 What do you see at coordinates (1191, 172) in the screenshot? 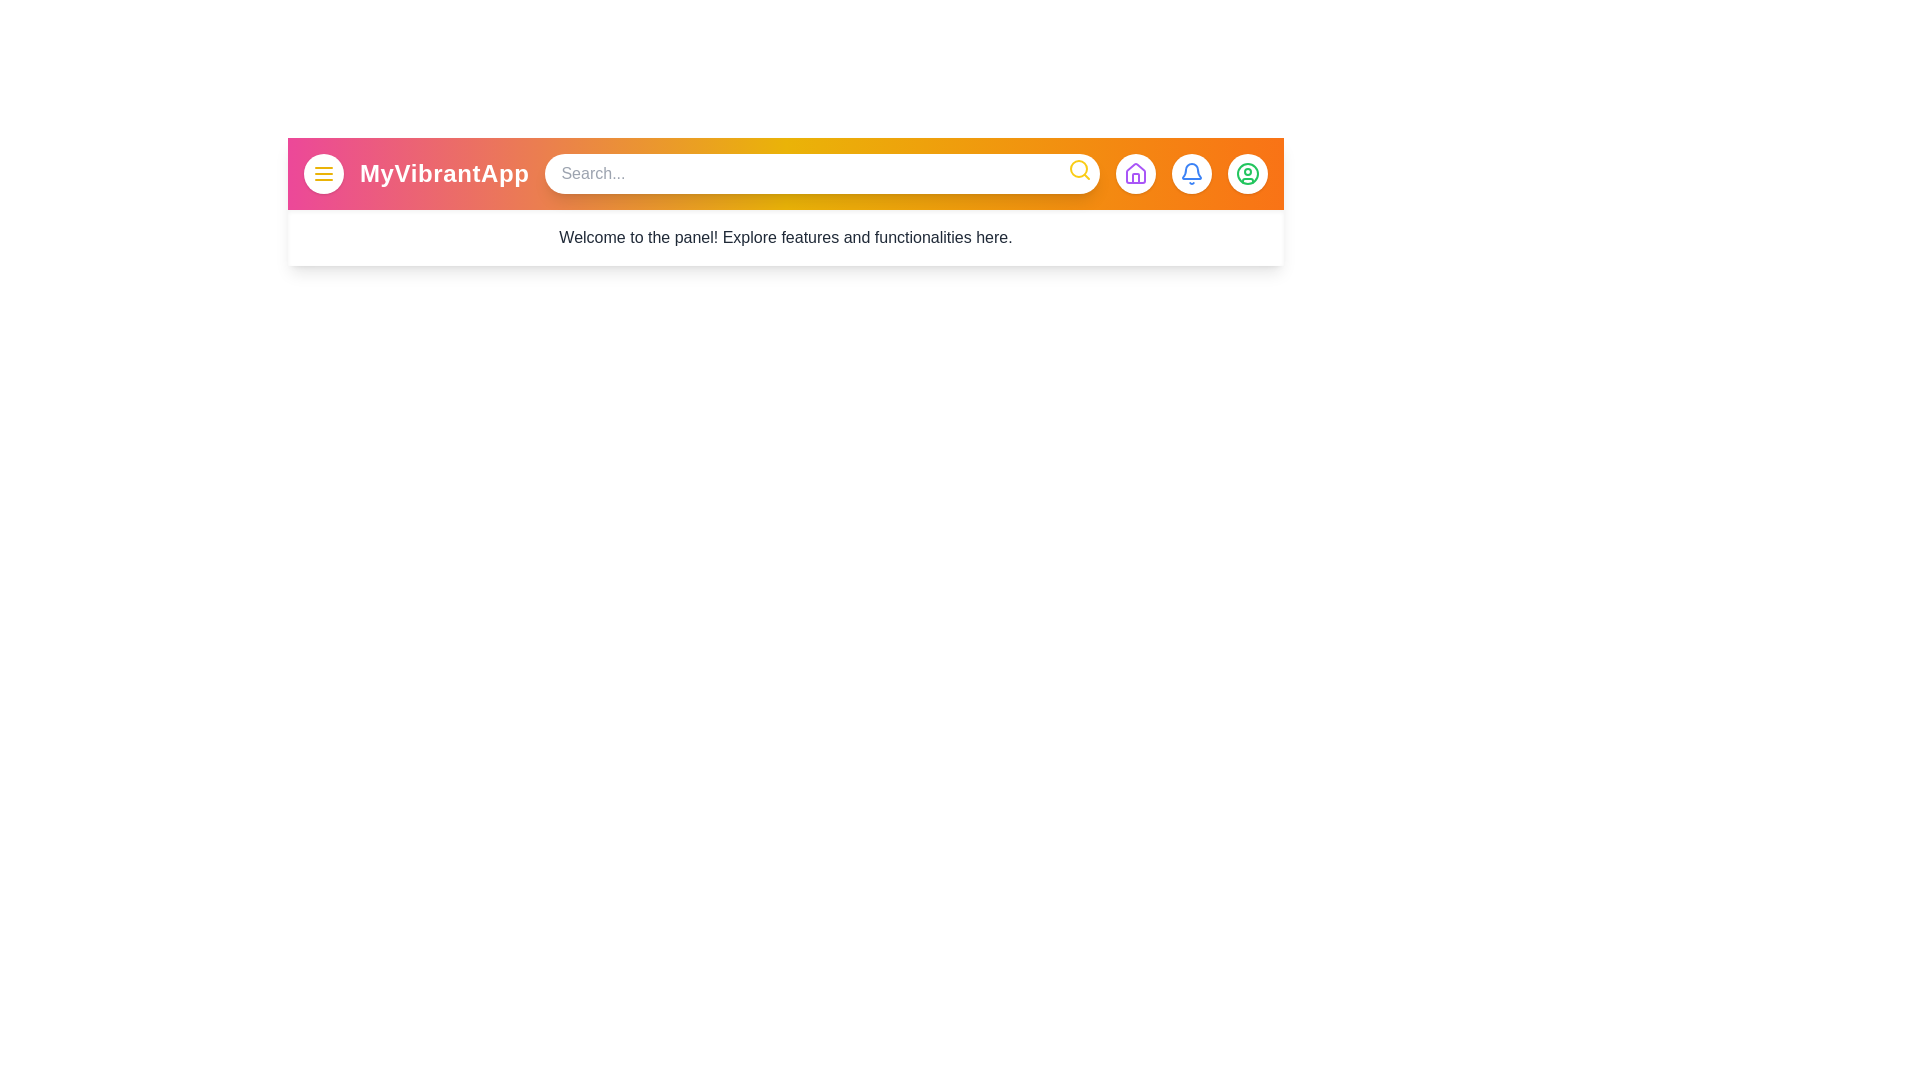
I see `the bell button to check notifications` at bounding box center [1191, 172].